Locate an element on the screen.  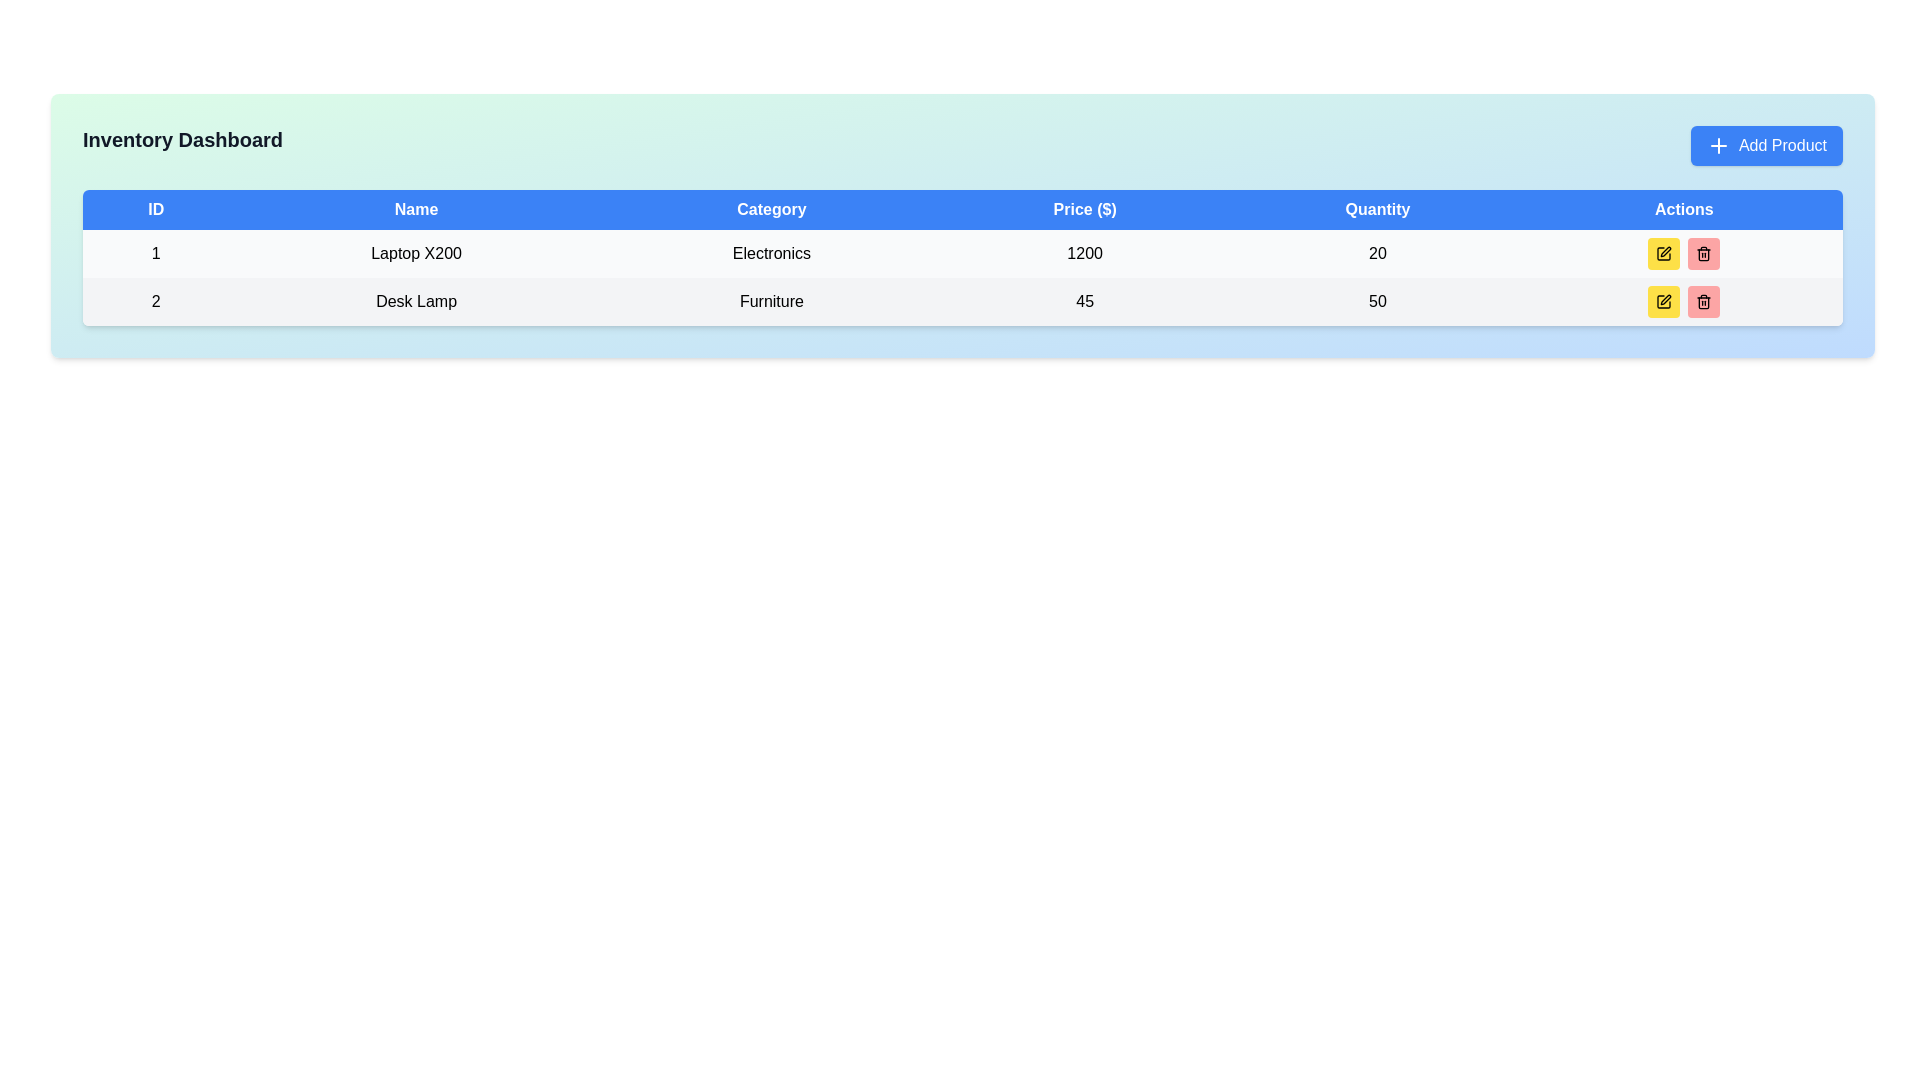
the 'Name' column header in the table, which is the second column header located between the 'ID' and 'Category' headers is located at coordinates (415, 209).